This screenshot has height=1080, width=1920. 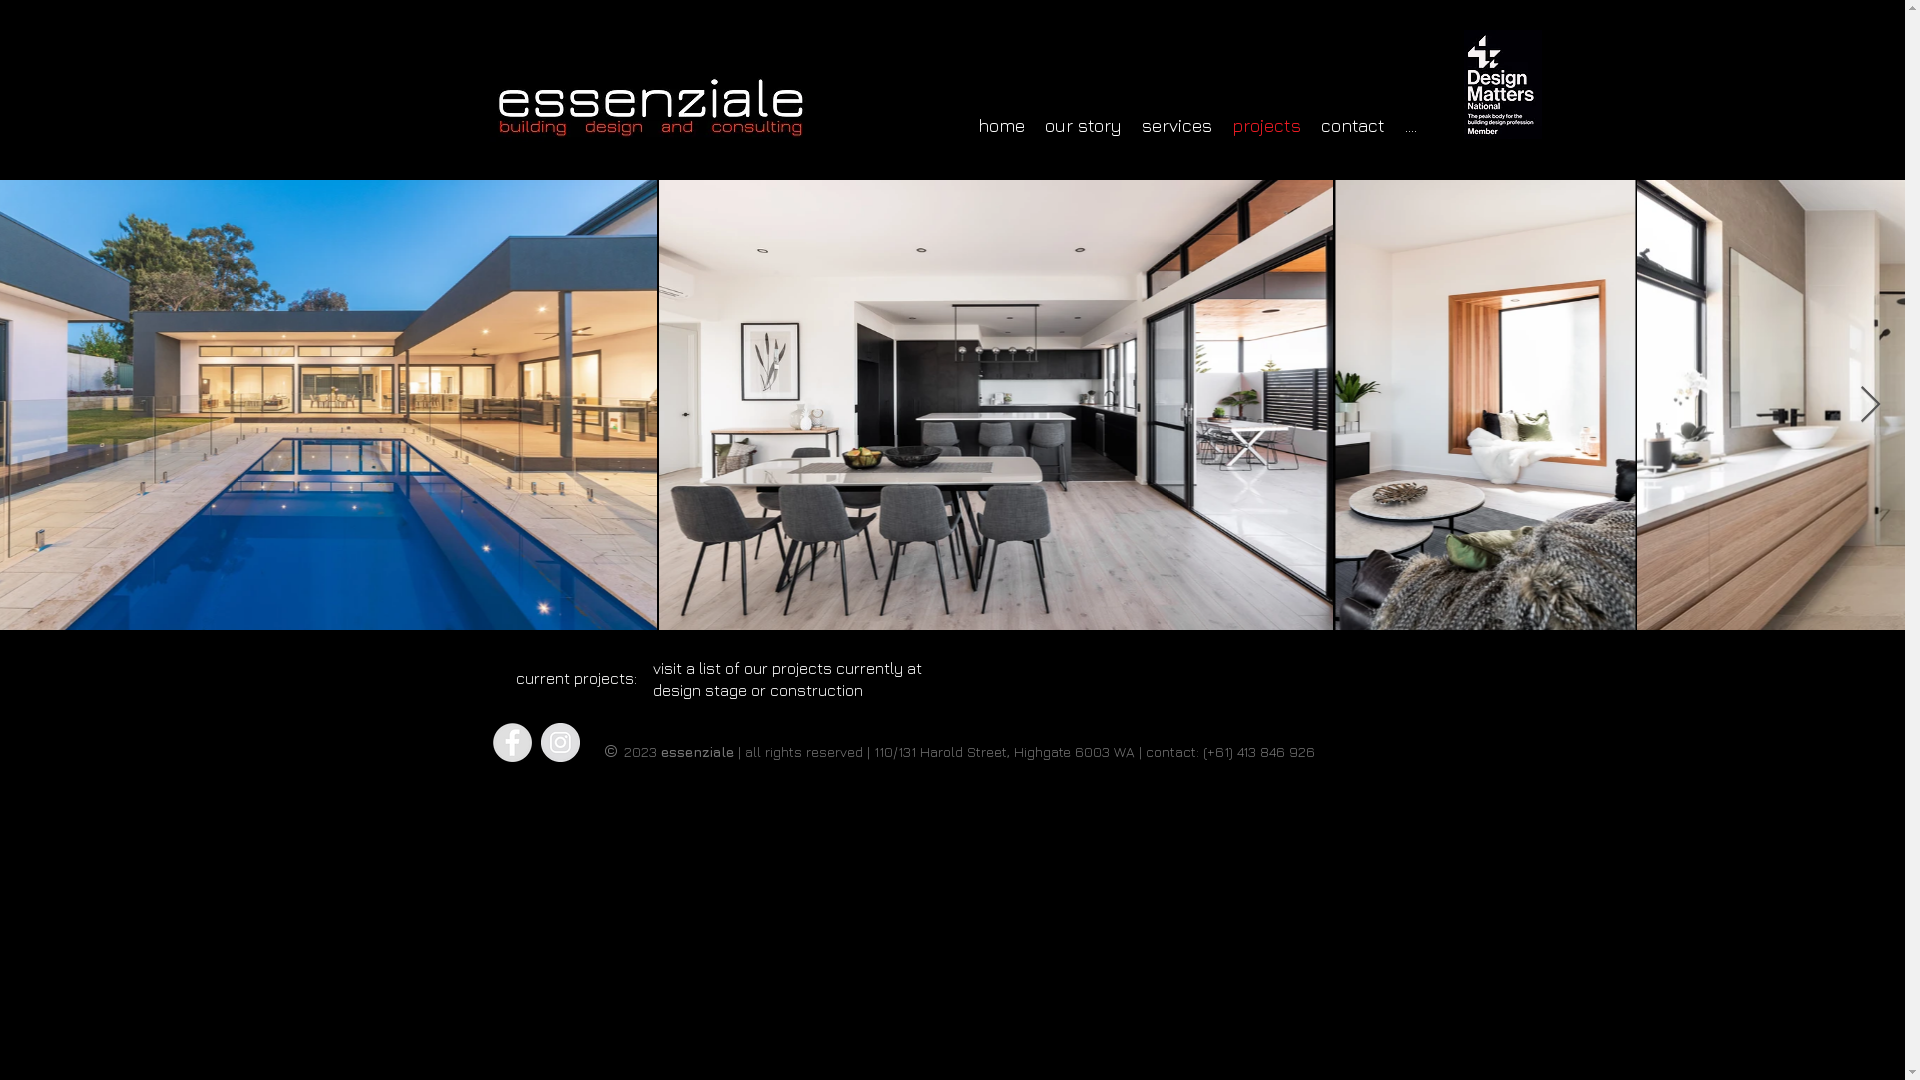 What do you see at coordinates (489, 107) in the screenshot?
I see `'essenziale architecture design consulting perth'` at bounding box center [489, 107].